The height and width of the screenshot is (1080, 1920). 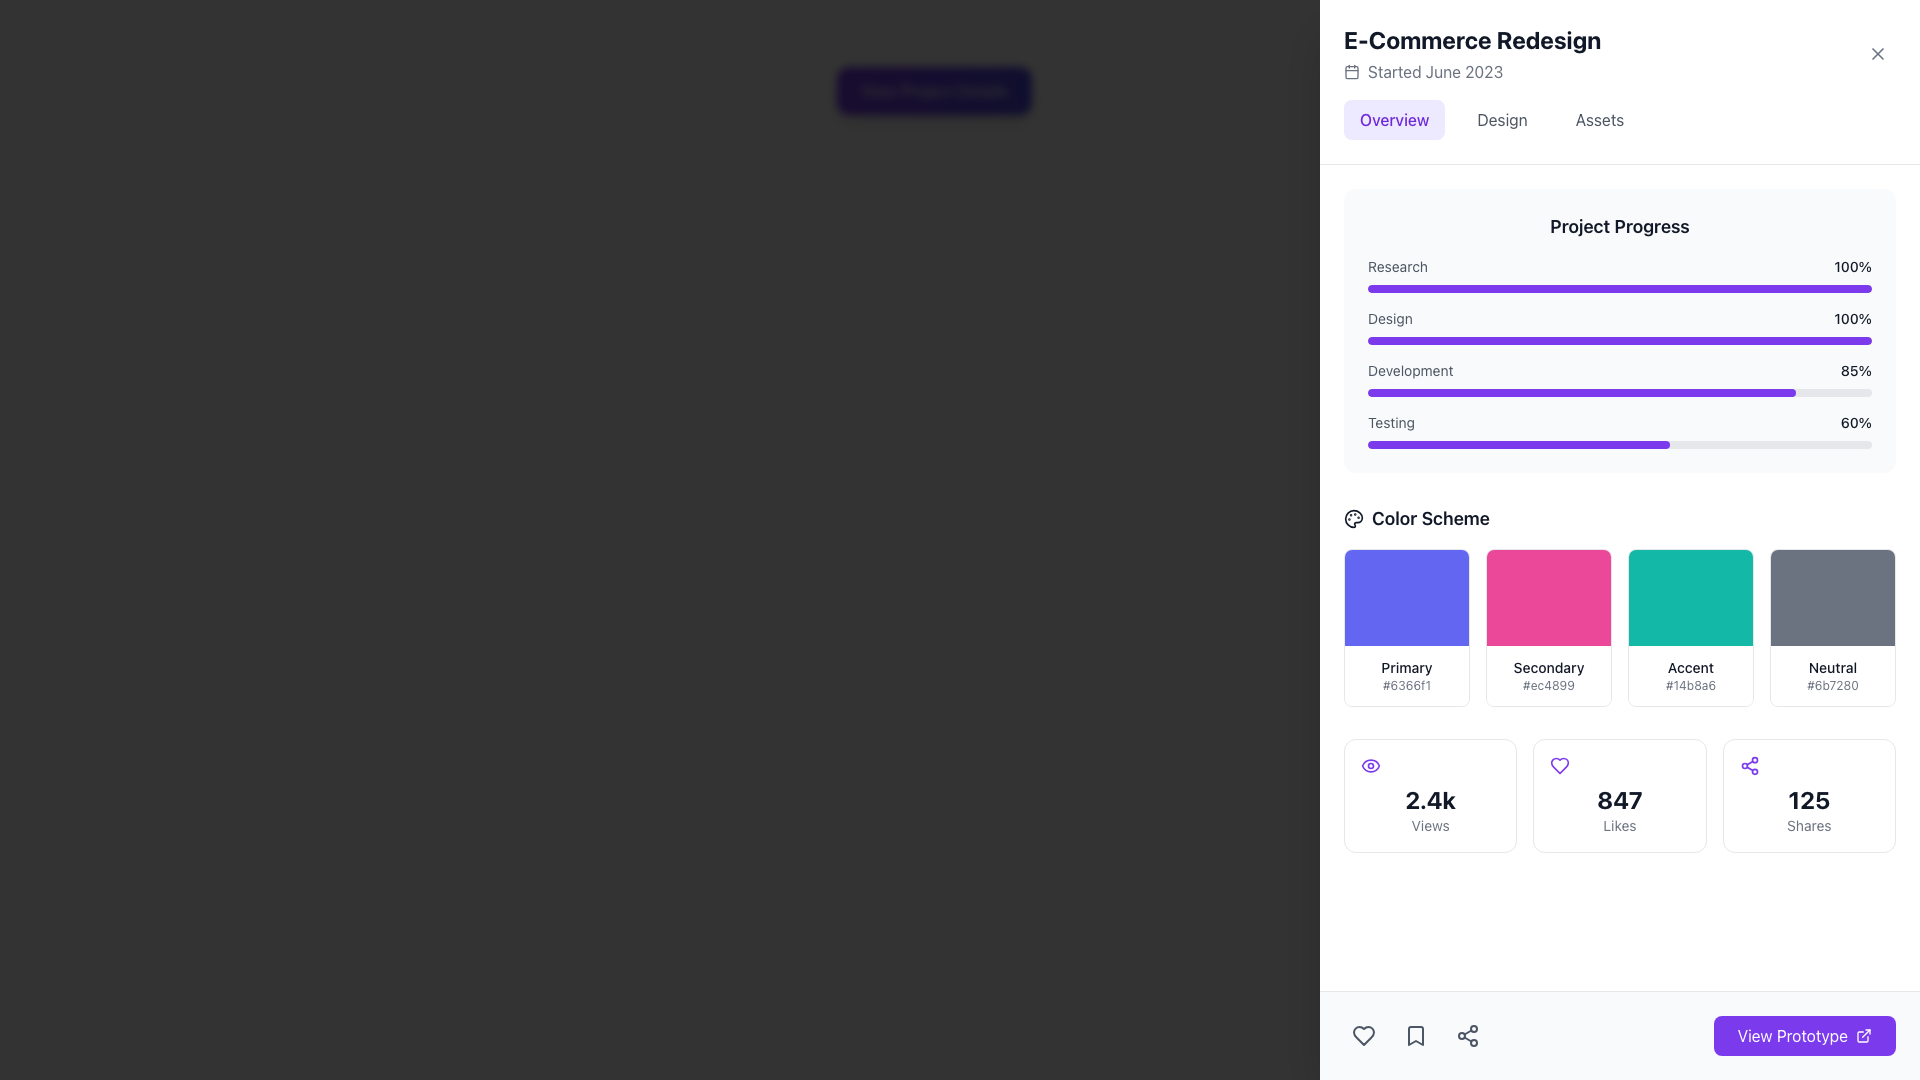 What do you see at coordinates (1689, 685) in the screenshot?
I see `text content of the text label '#14b8a6' located below the turquoise 'Accent' color label in the 'Color Scheme' section` at bounding box center [1689, 685].